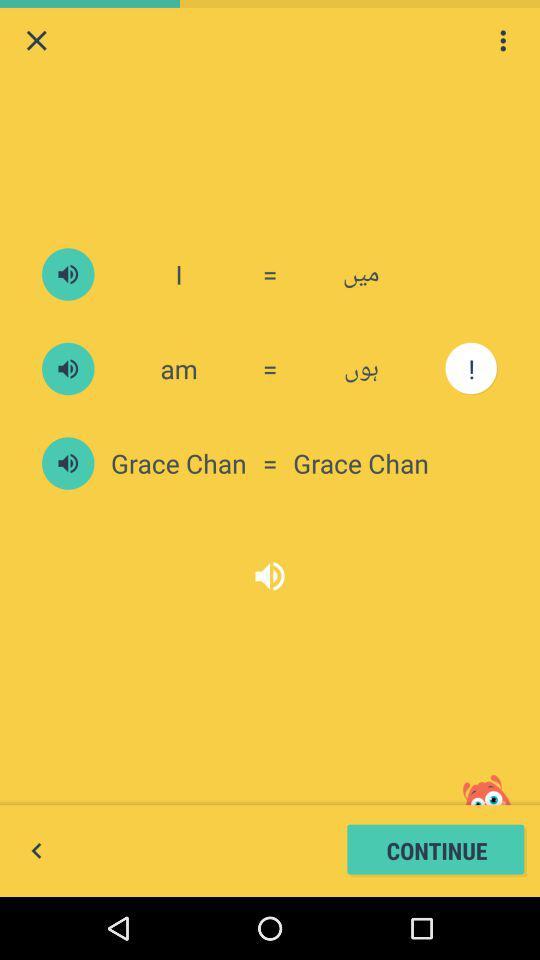 This screenshot has width=540, height=960. I want to click on the more icon, so click(502, 42).